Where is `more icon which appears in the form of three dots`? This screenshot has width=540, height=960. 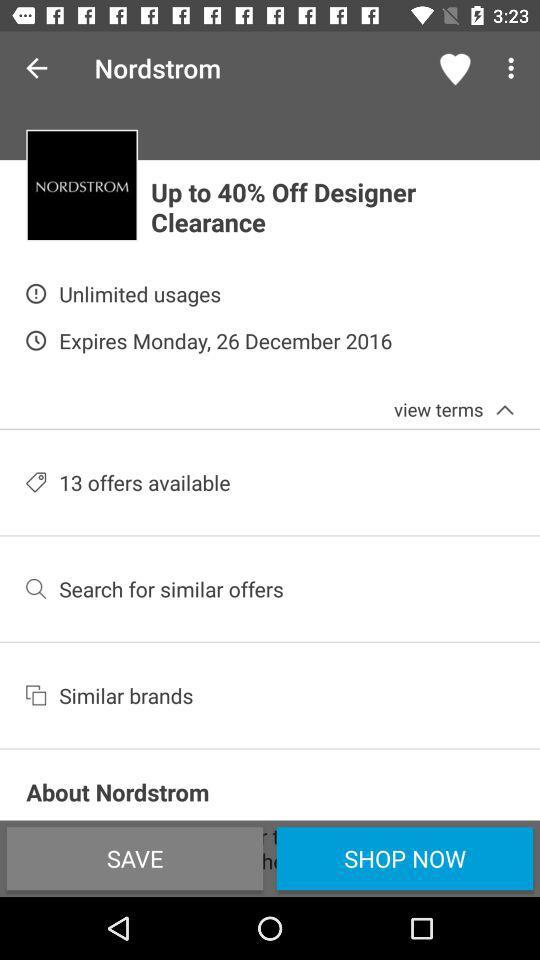 more icon which appears in the form of three dots is located at coordinates (514, 68).